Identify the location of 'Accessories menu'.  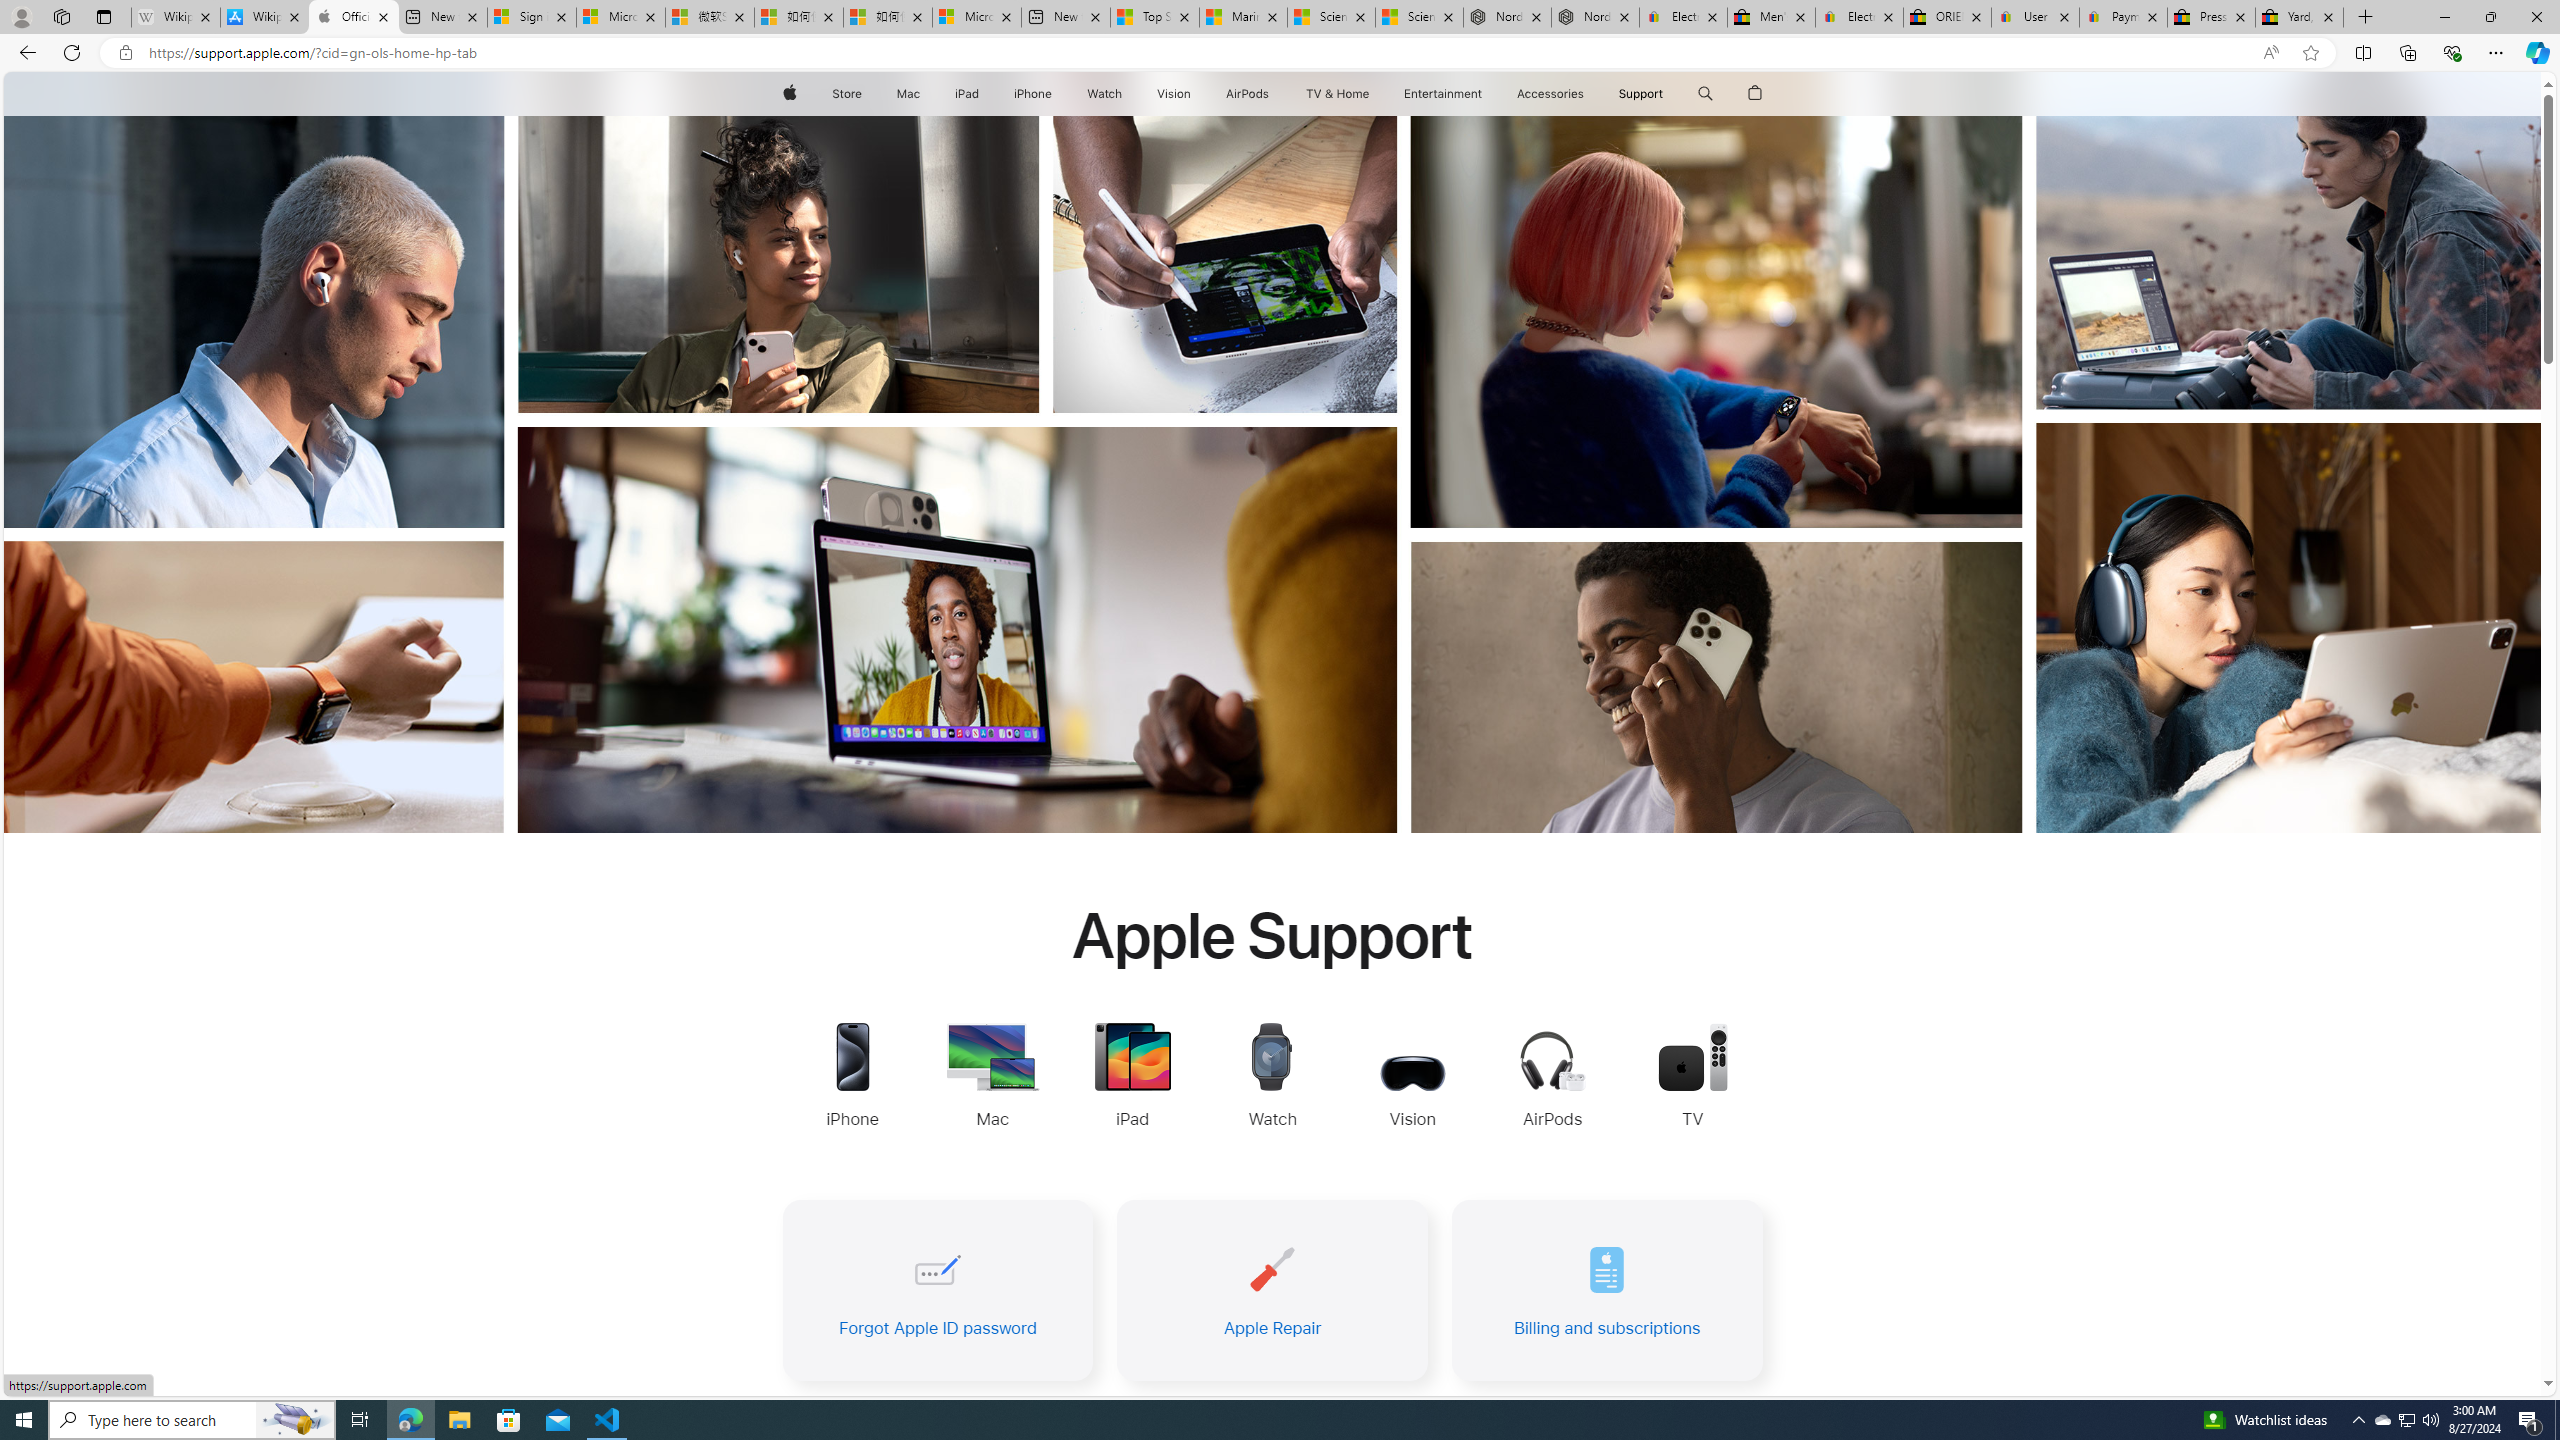
(1587, 93).